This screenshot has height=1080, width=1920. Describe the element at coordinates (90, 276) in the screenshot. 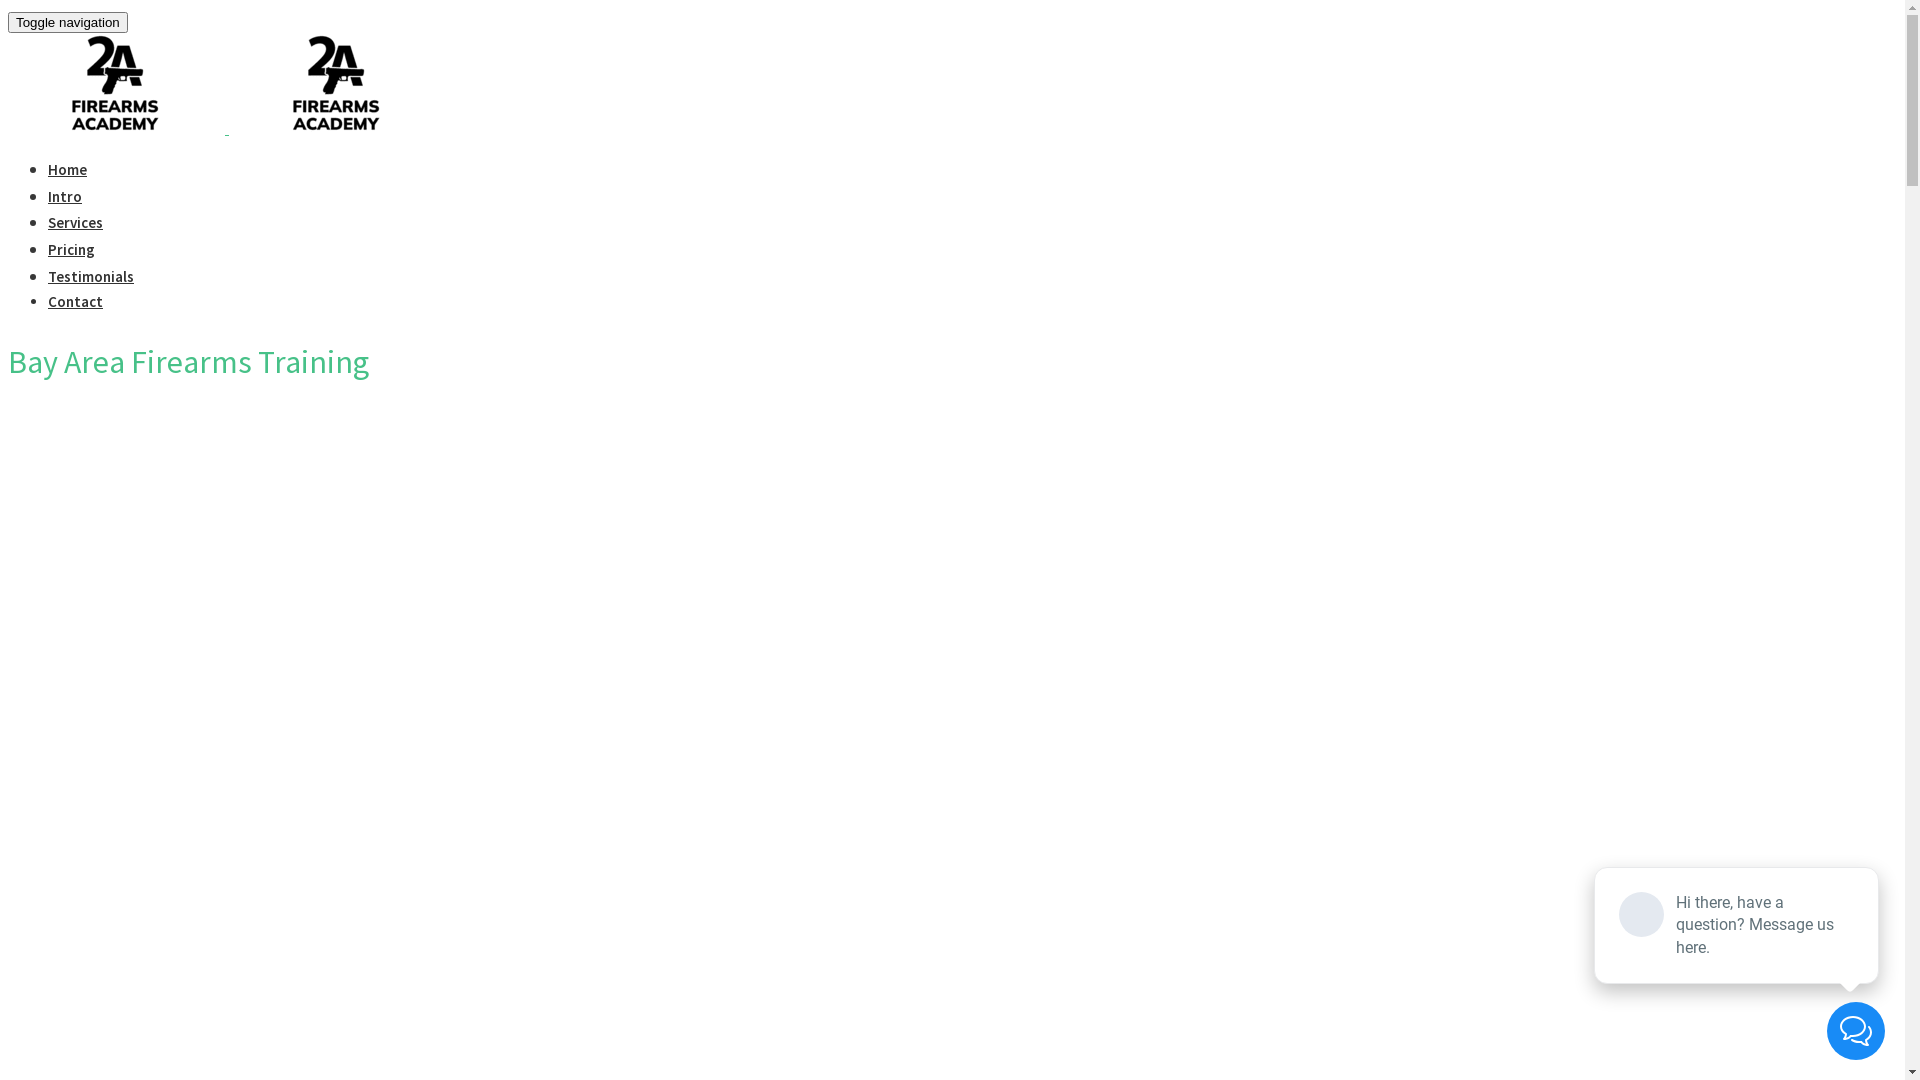

I see `'Testimonials'` at that location.